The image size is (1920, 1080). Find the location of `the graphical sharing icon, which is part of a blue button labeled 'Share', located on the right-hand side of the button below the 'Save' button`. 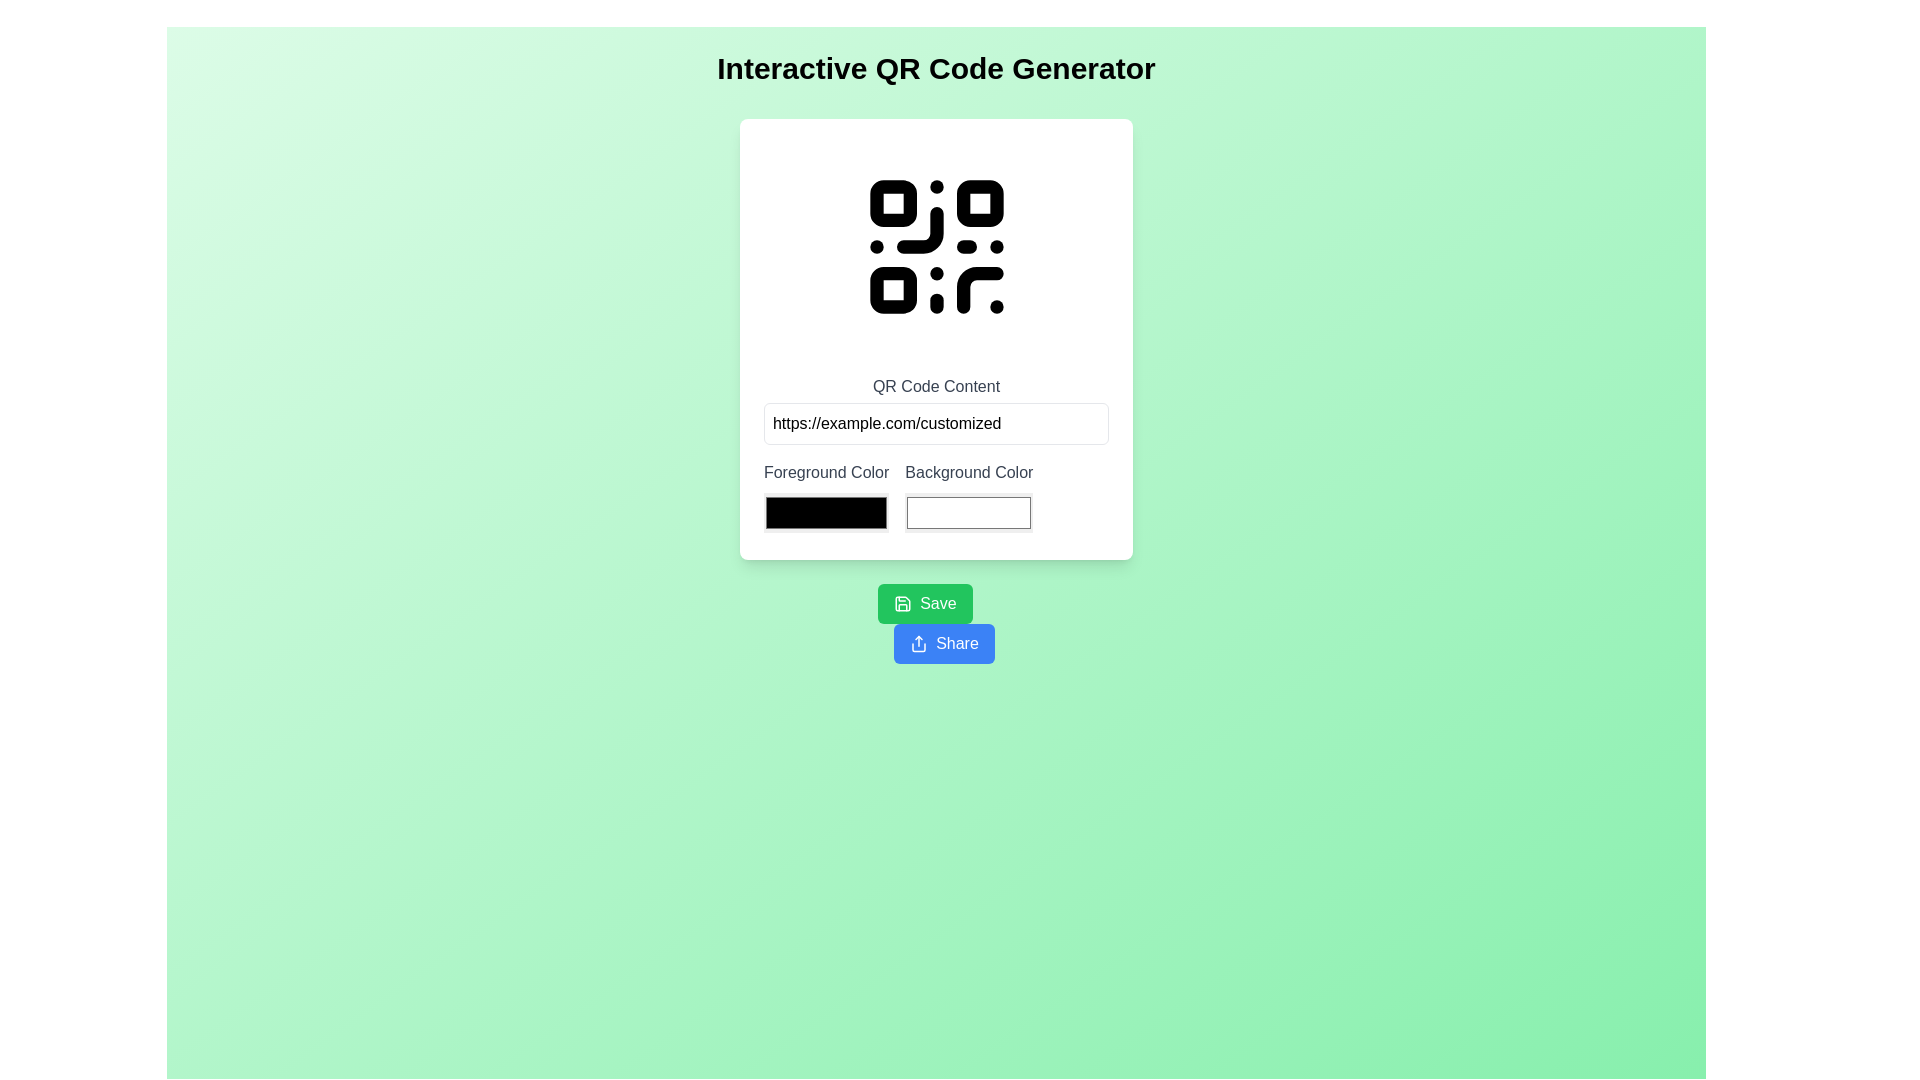

the graphical sharing icon, which is part of a blue button labeled 'Share', located on the right-hand side of the button below the 'Save' button is located at coordinates (918, 644).